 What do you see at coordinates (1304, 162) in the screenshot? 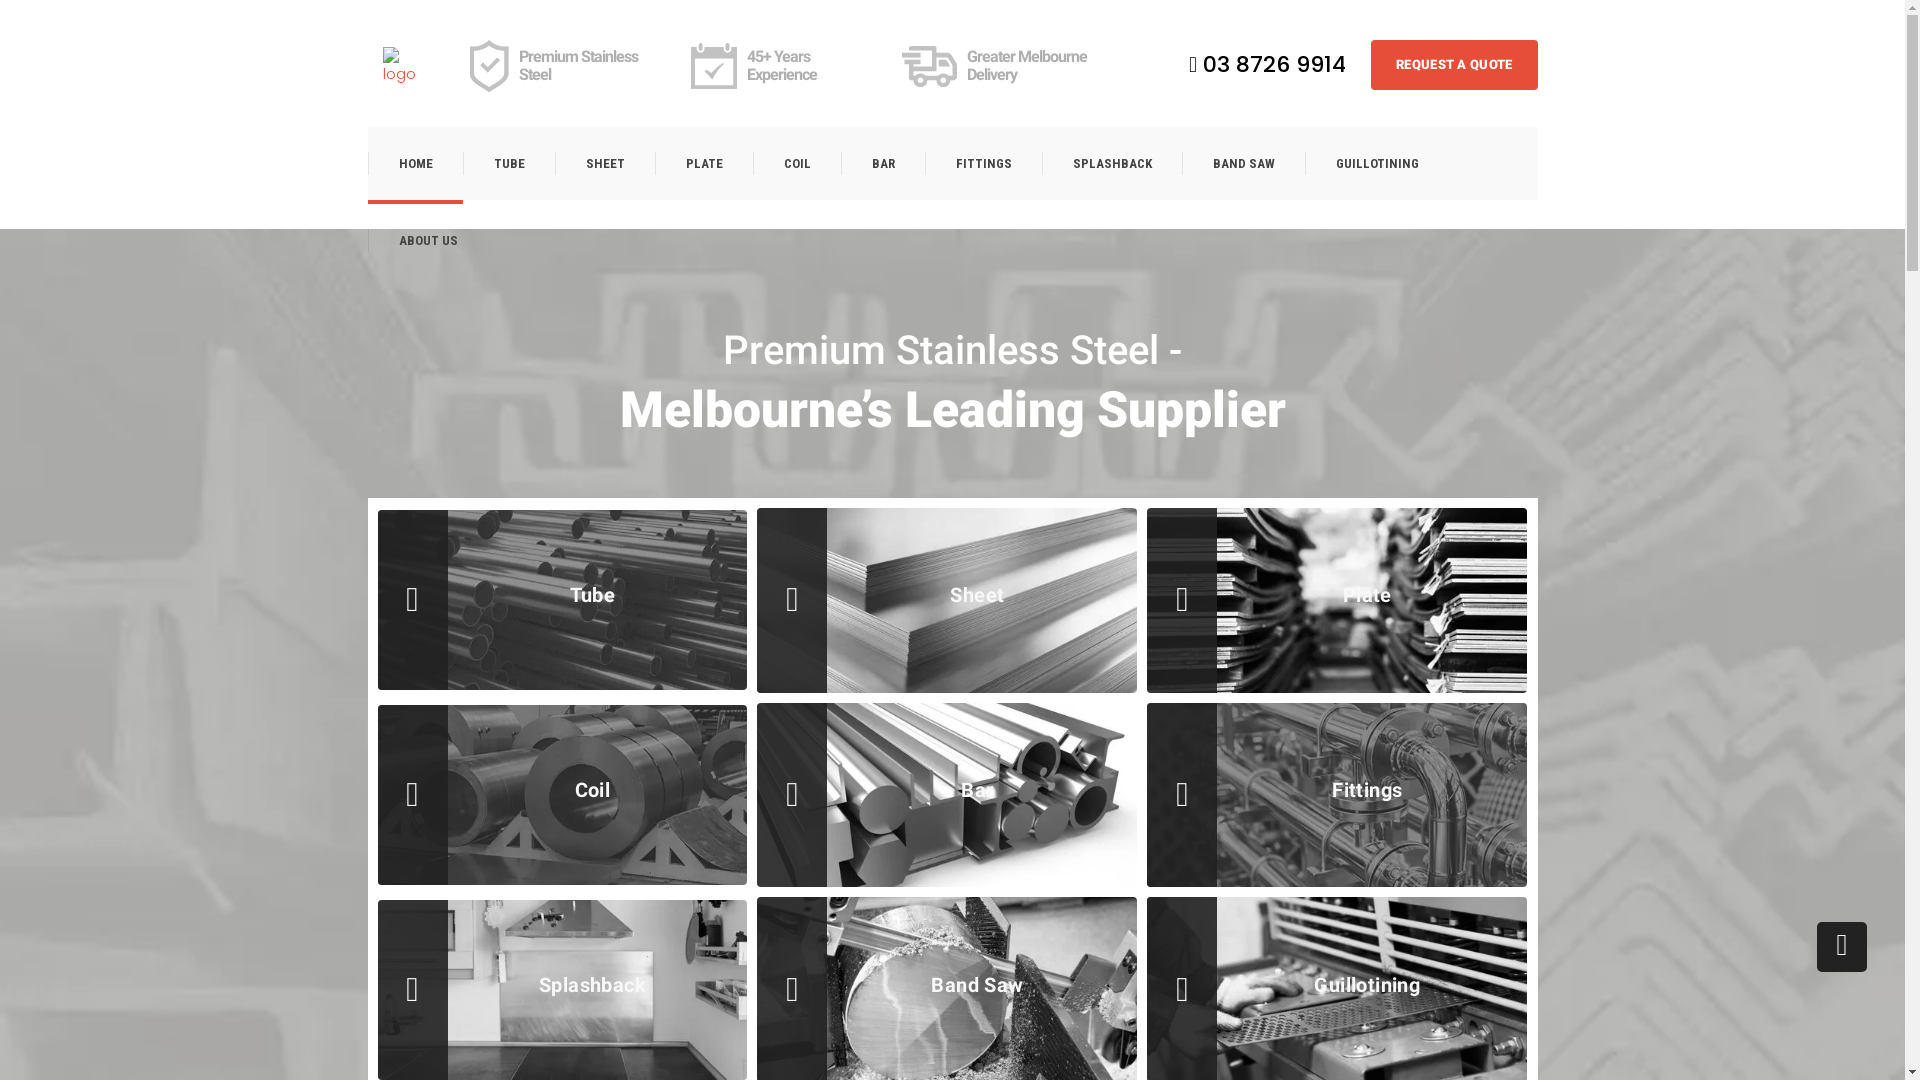
I see `'GUILLOTINING'` at bounding box center [1304, 162].